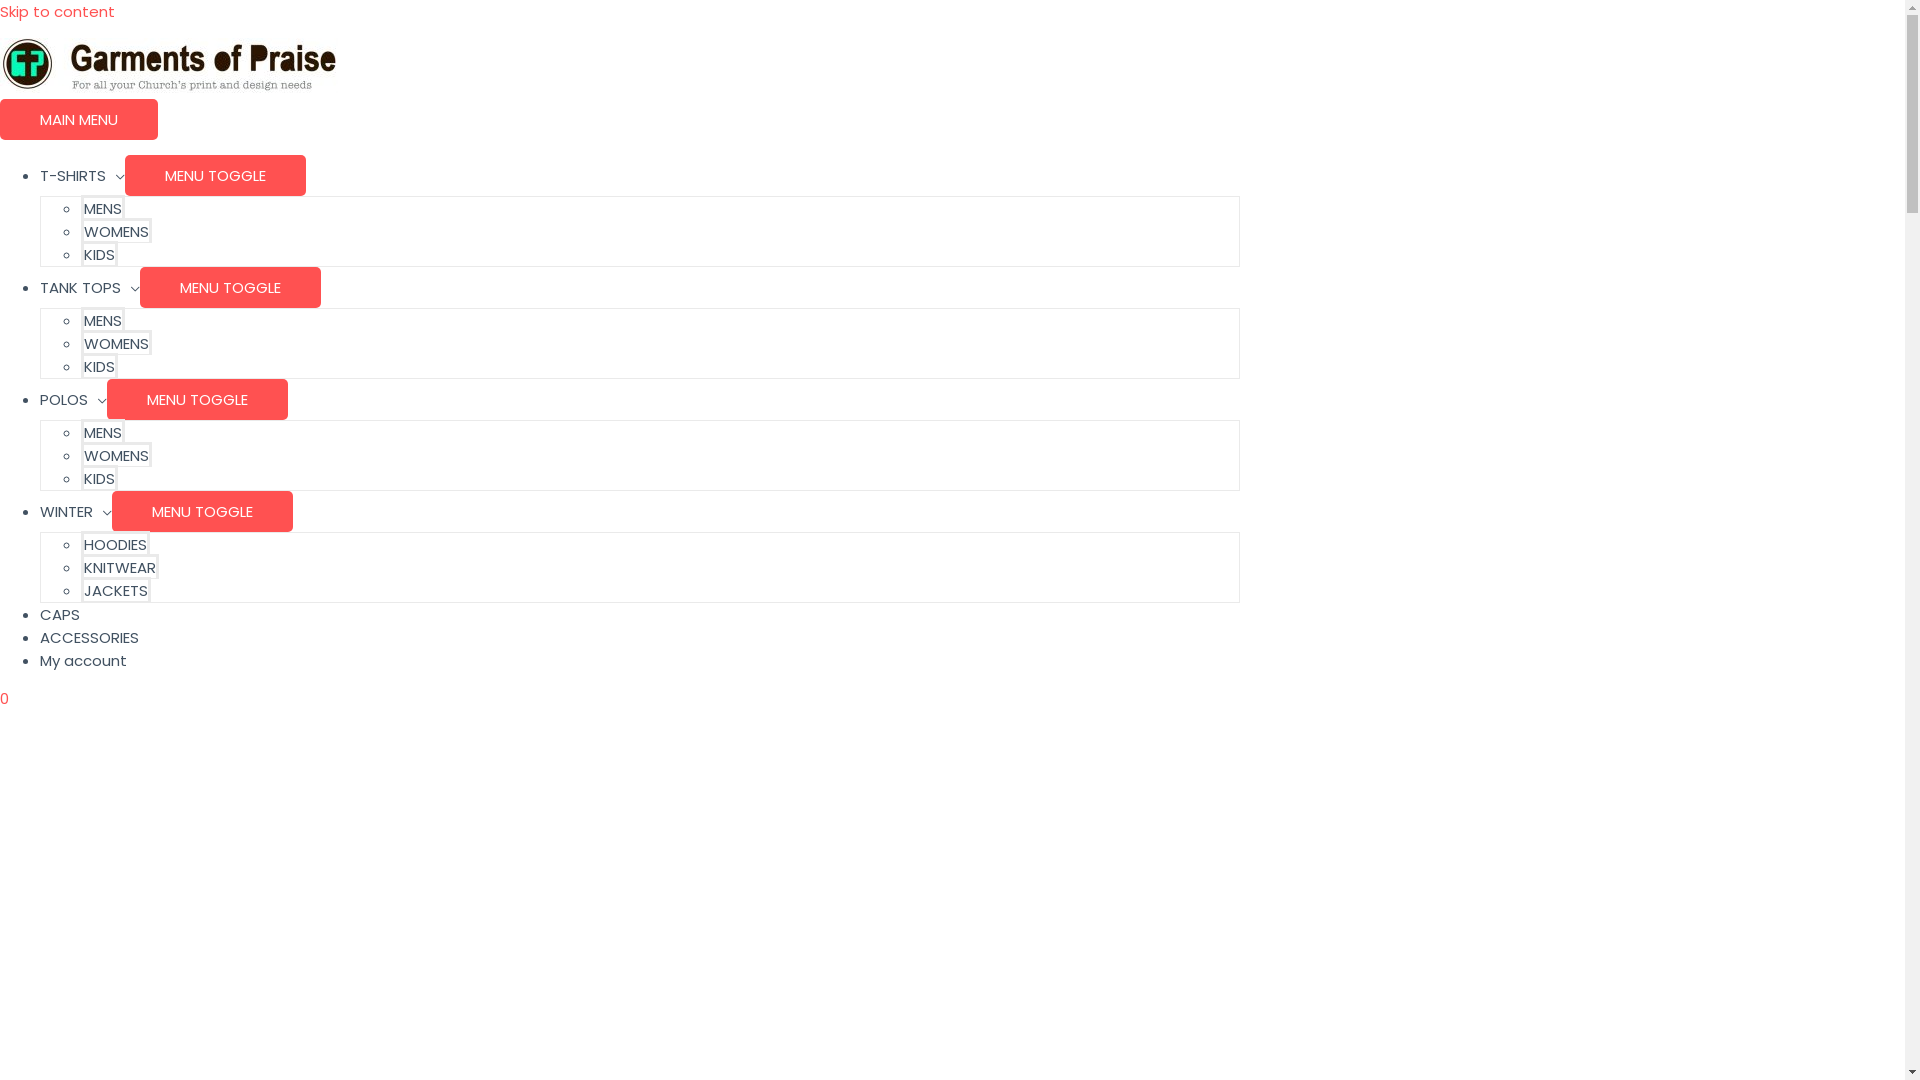 The image size is (1920, 1080). What do you see at coordinates (114, 588) in the screenshot?
I see `'JACKETS'` at bounding box center [114, 588].